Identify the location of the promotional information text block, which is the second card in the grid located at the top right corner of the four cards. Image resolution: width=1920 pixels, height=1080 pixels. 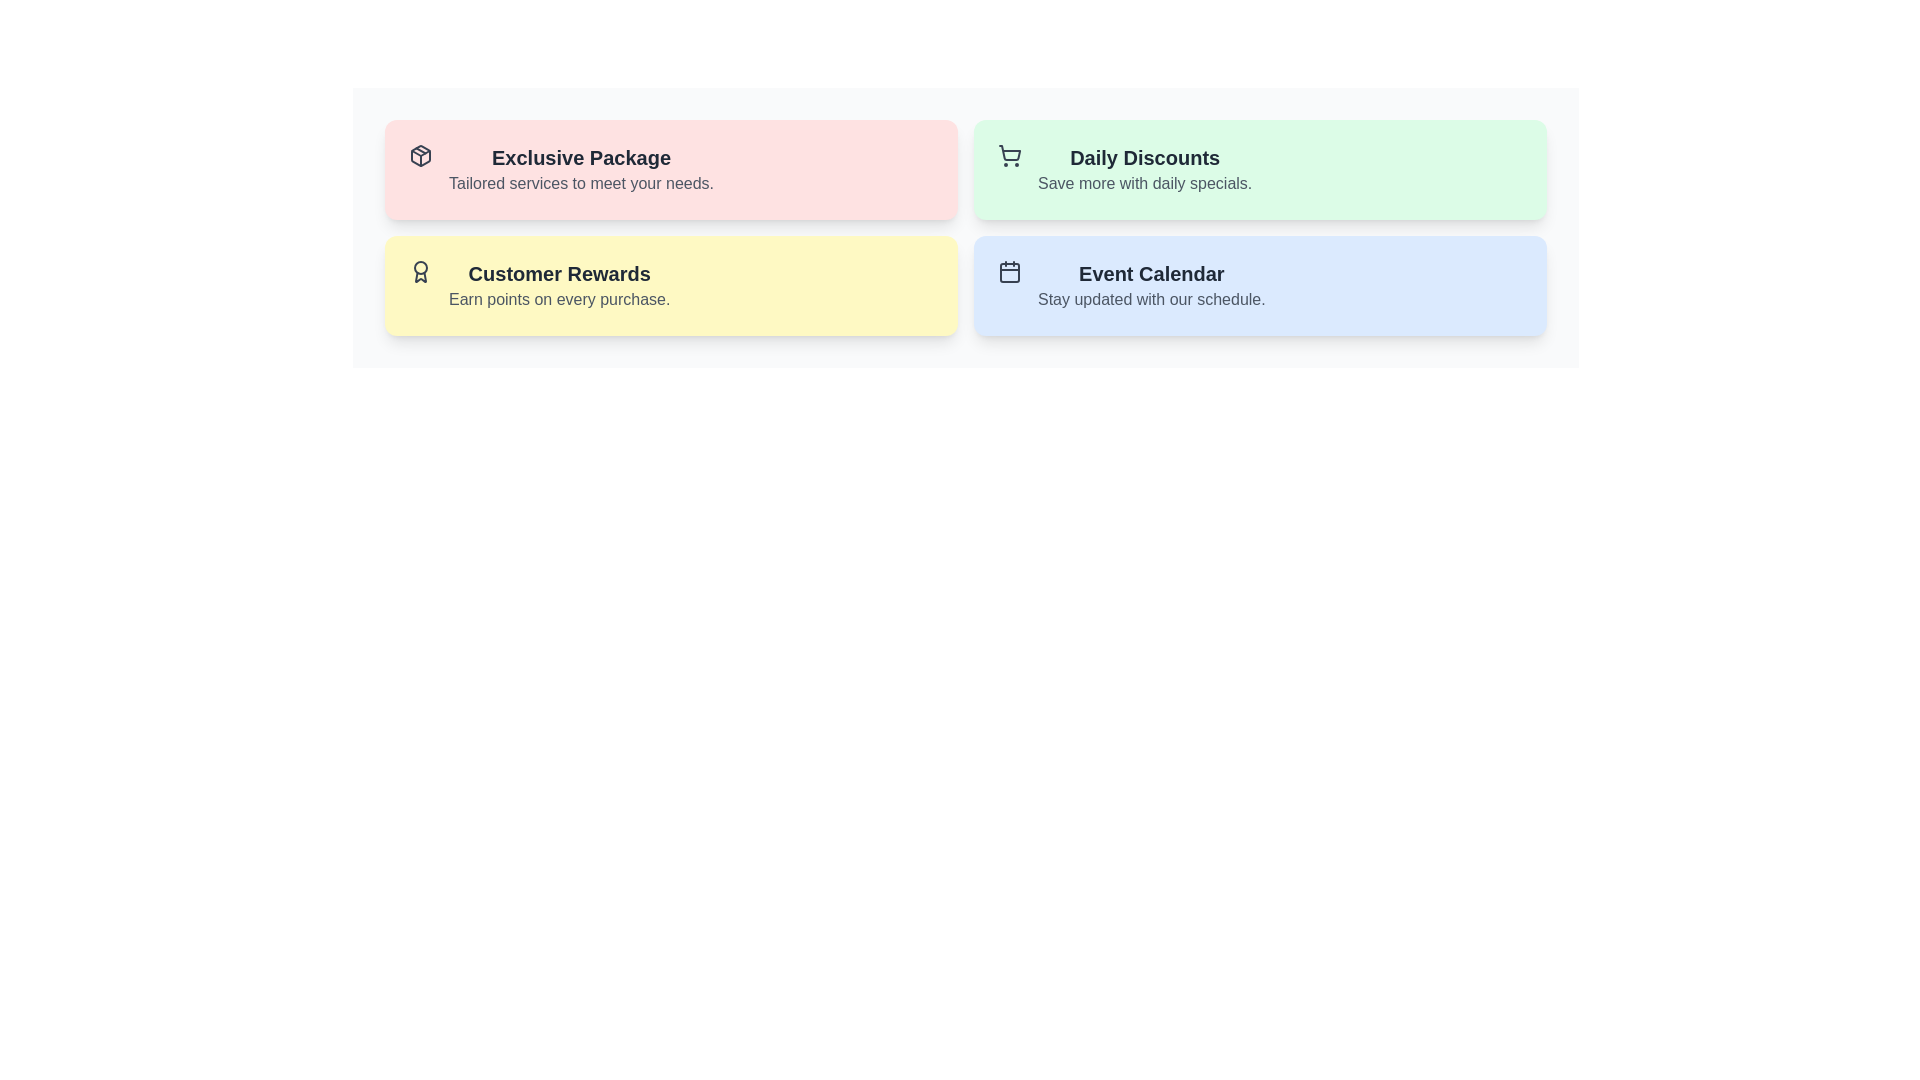
(1145, 168).